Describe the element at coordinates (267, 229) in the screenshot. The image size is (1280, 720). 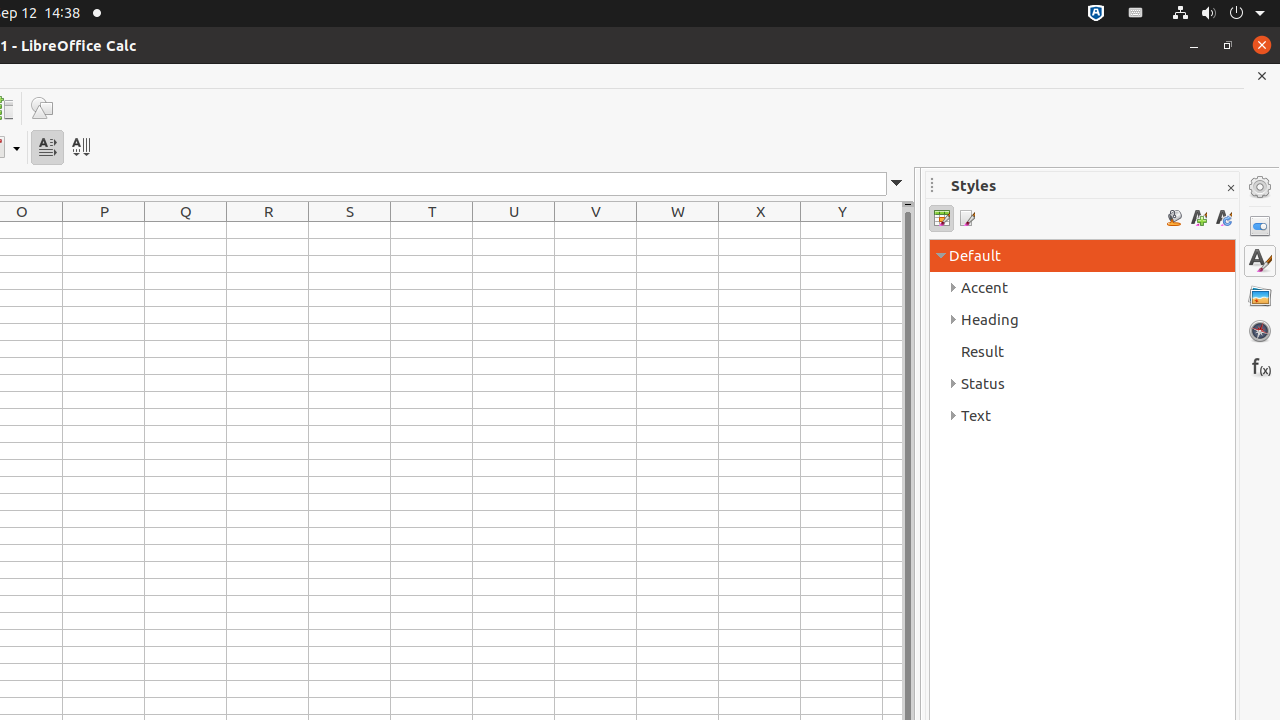
I see `'R1'` at that location.